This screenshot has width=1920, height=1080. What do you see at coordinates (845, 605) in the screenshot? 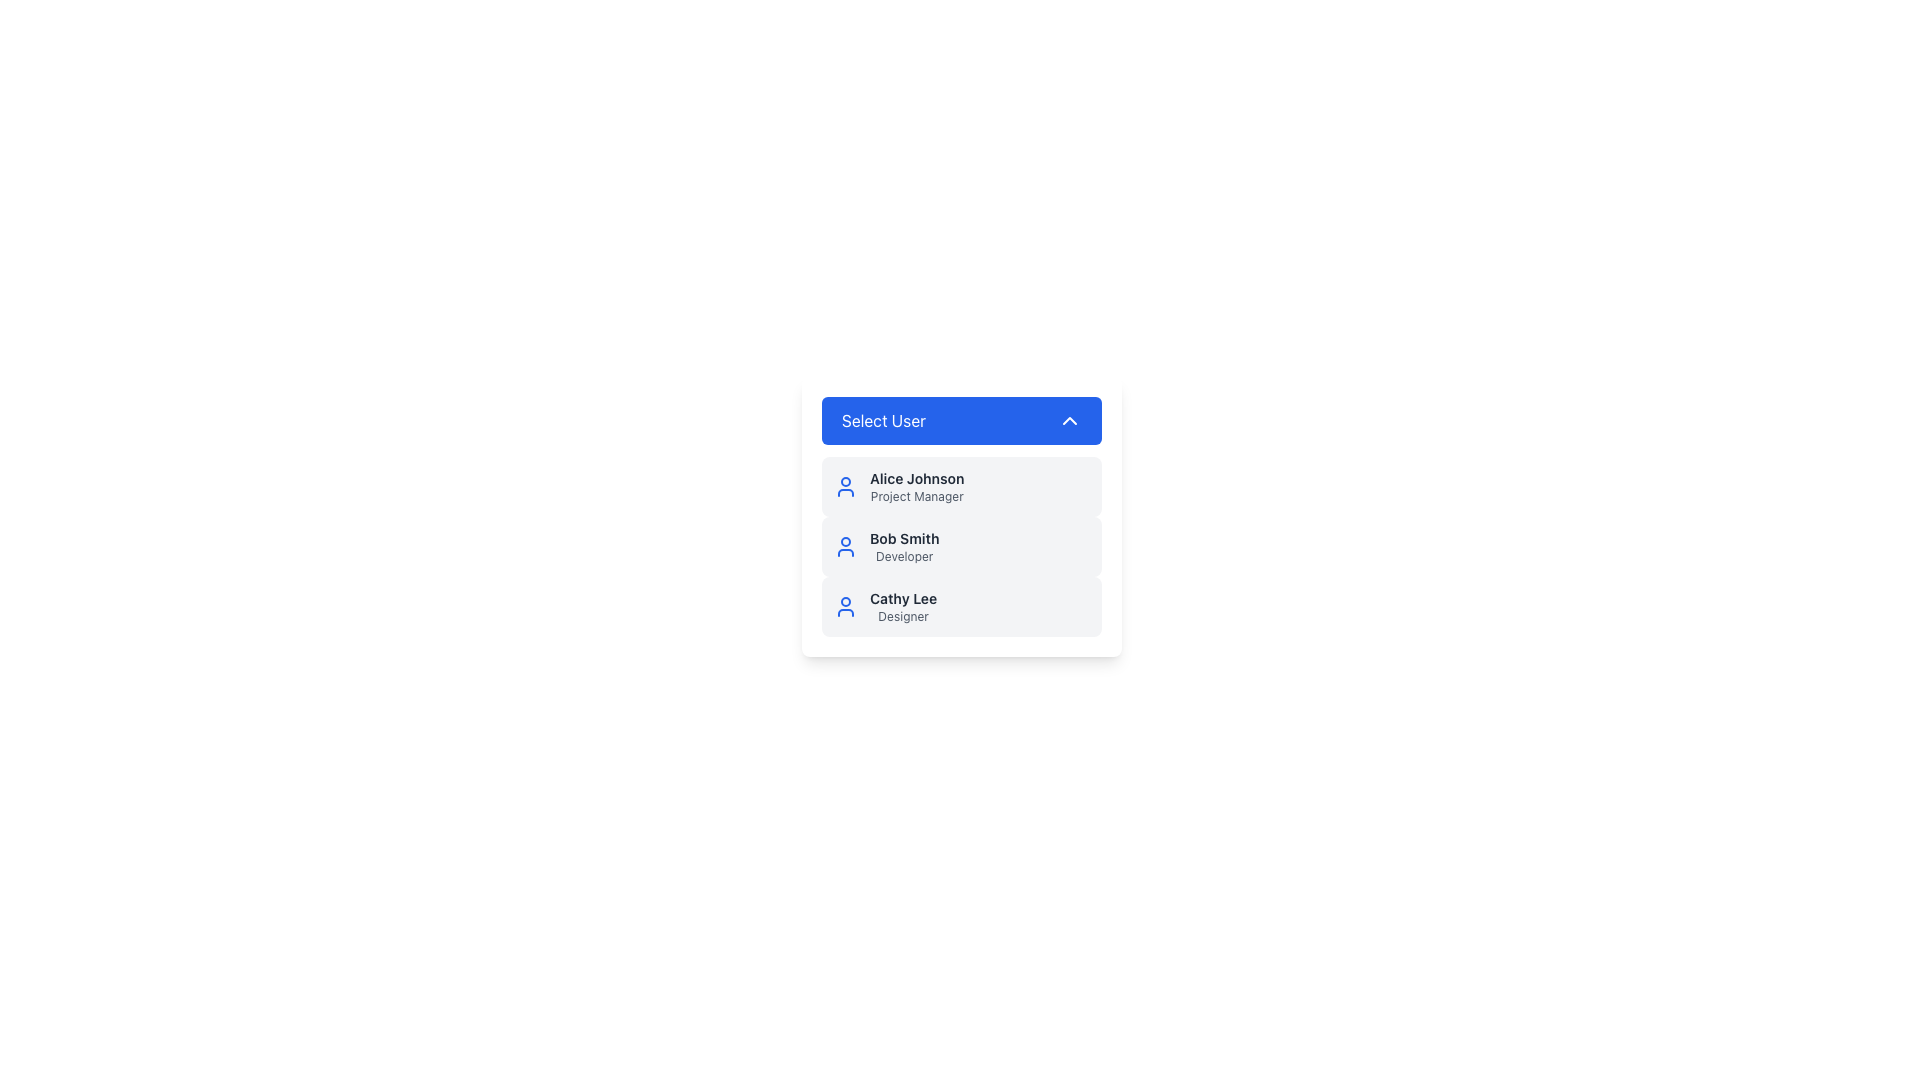
I see `the blue user silhouette icon positioned to the left of the text 'Cathy Lee Designer' in the dropdown menu` at bounding box center [845, 605].